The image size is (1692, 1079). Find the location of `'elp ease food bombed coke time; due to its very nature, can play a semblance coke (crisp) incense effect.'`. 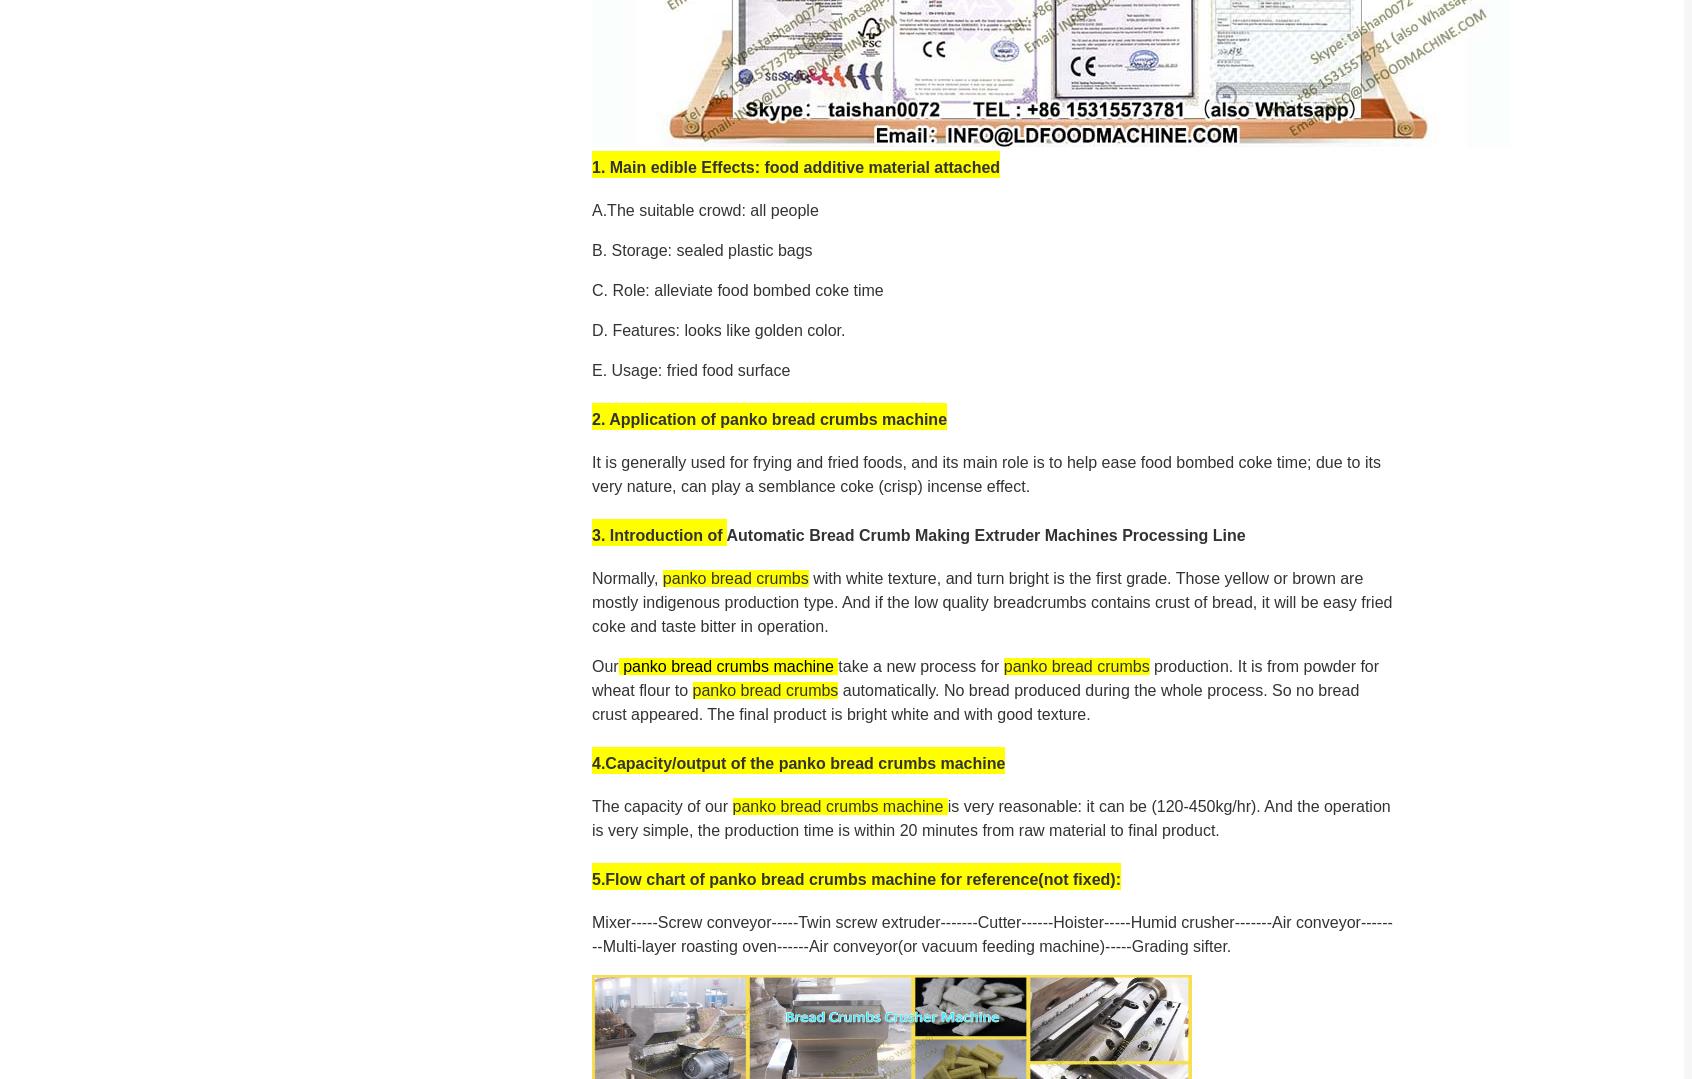

'elp ease food bombed coke time; due to its very nature, can play a semblance coke (crisp) incense effect.' is located at coordinates (985, 472).